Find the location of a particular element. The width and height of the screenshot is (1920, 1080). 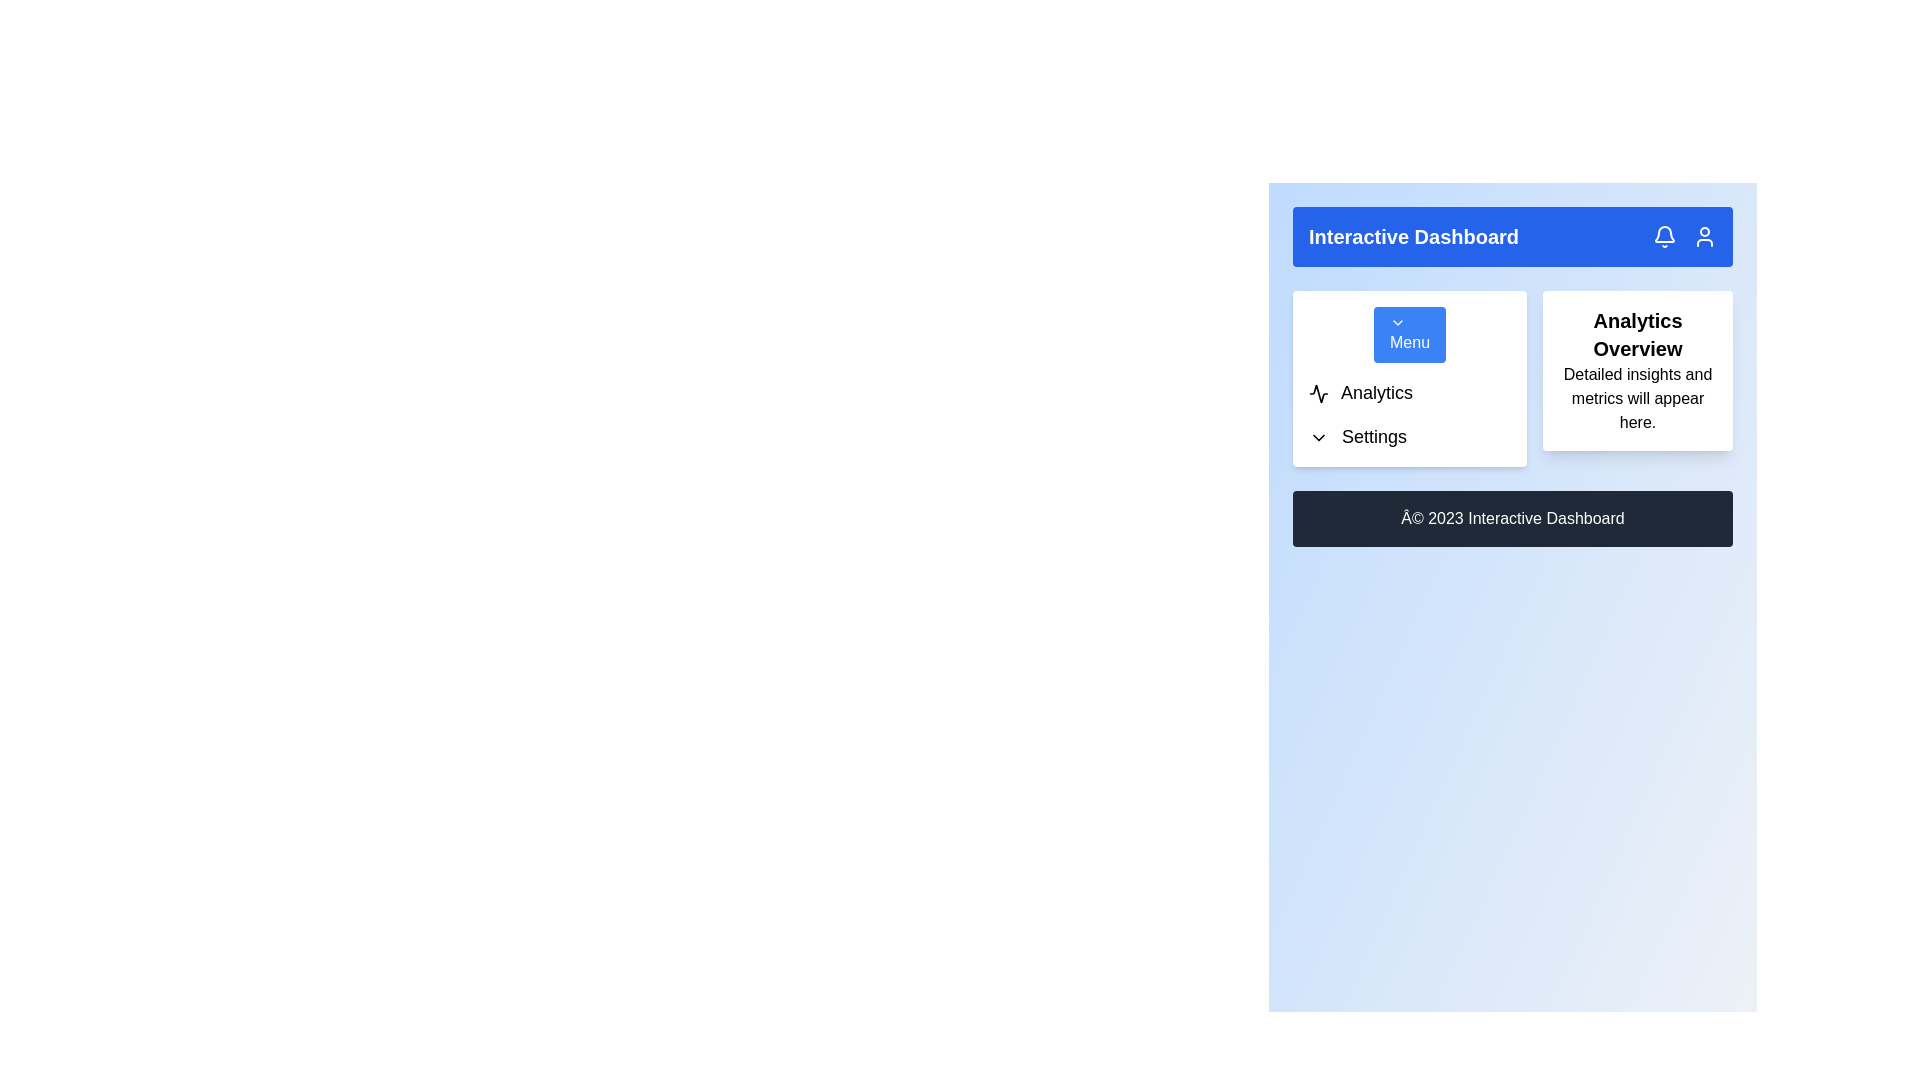

the blue button labeled 'Menu' with a downward-pointing chevron icon is located at coordinates (1409, 334).